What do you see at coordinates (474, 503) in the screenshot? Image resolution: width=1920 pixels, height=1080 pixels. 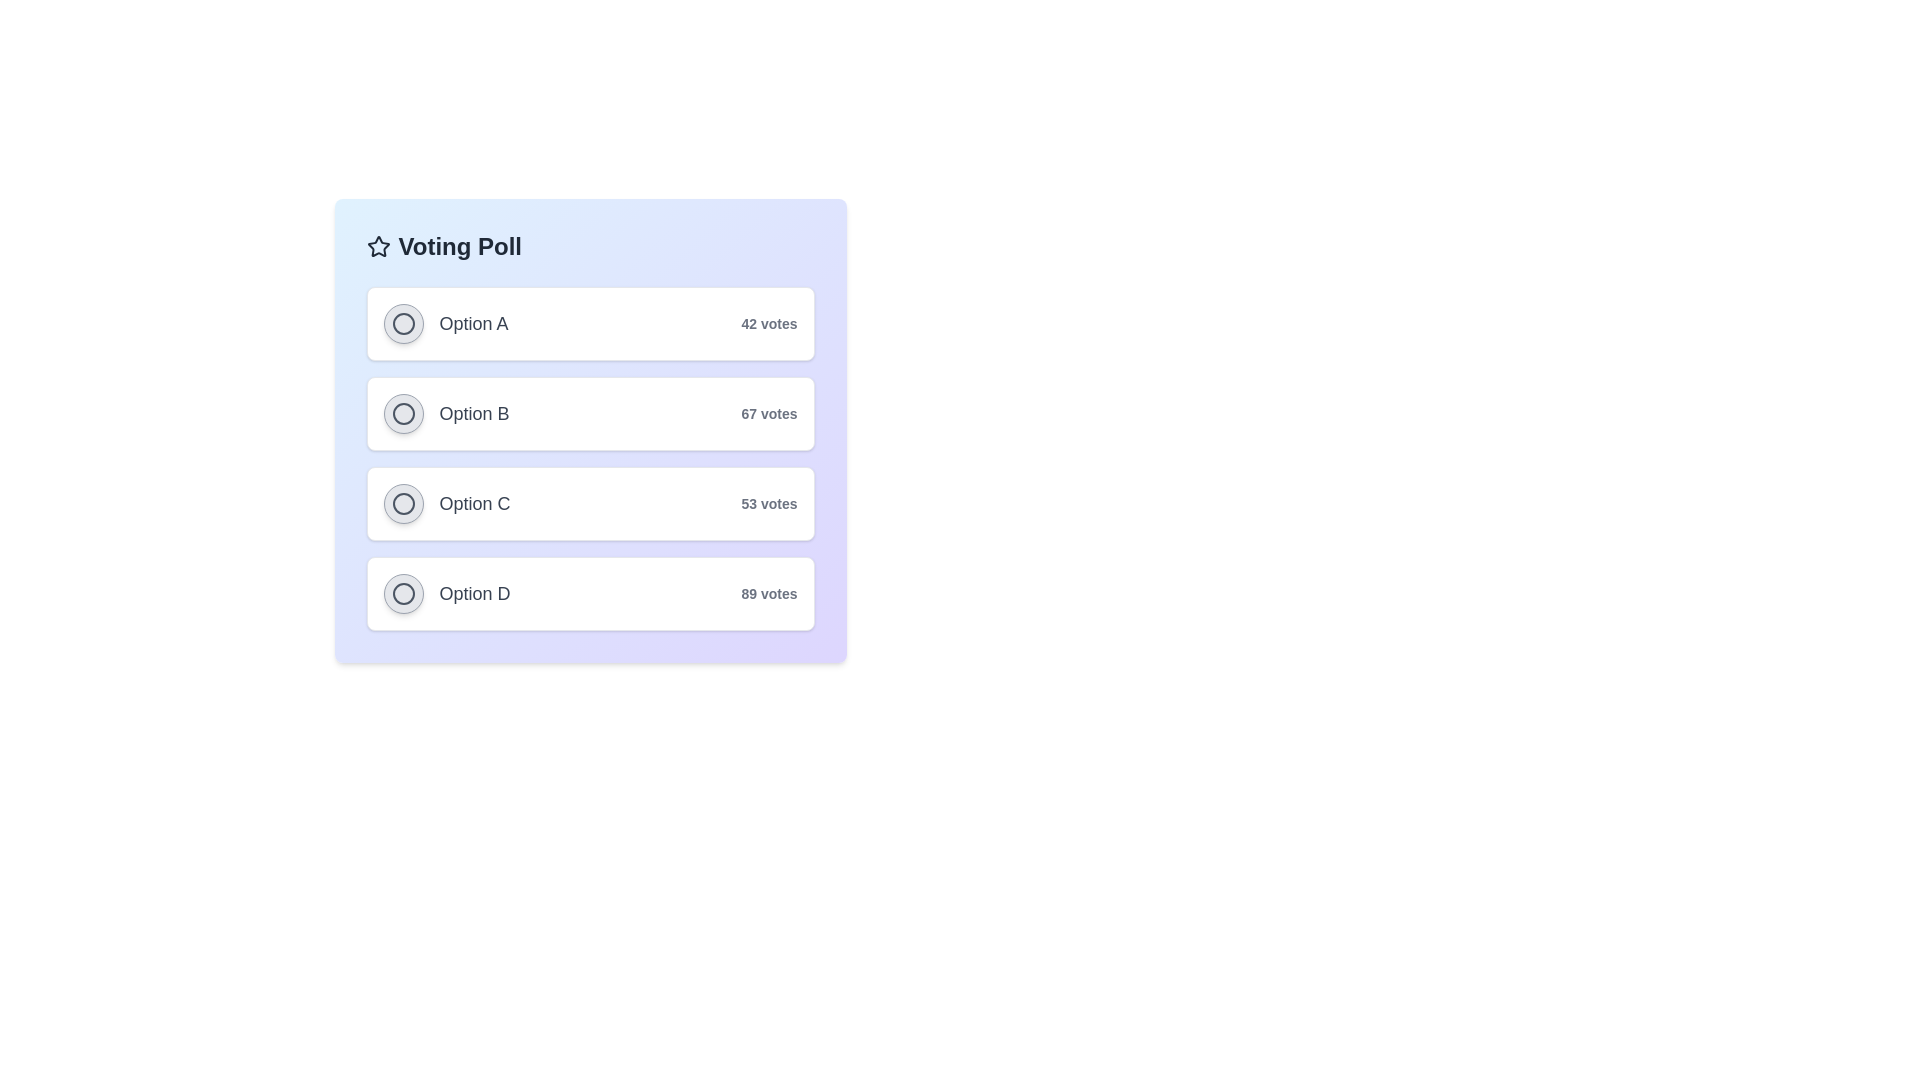 I see `the third text label component in a voting interface, which is visually connected to a radio button and positioned between 'Option B' and 'Option D'` at bounding box center [474, 503].